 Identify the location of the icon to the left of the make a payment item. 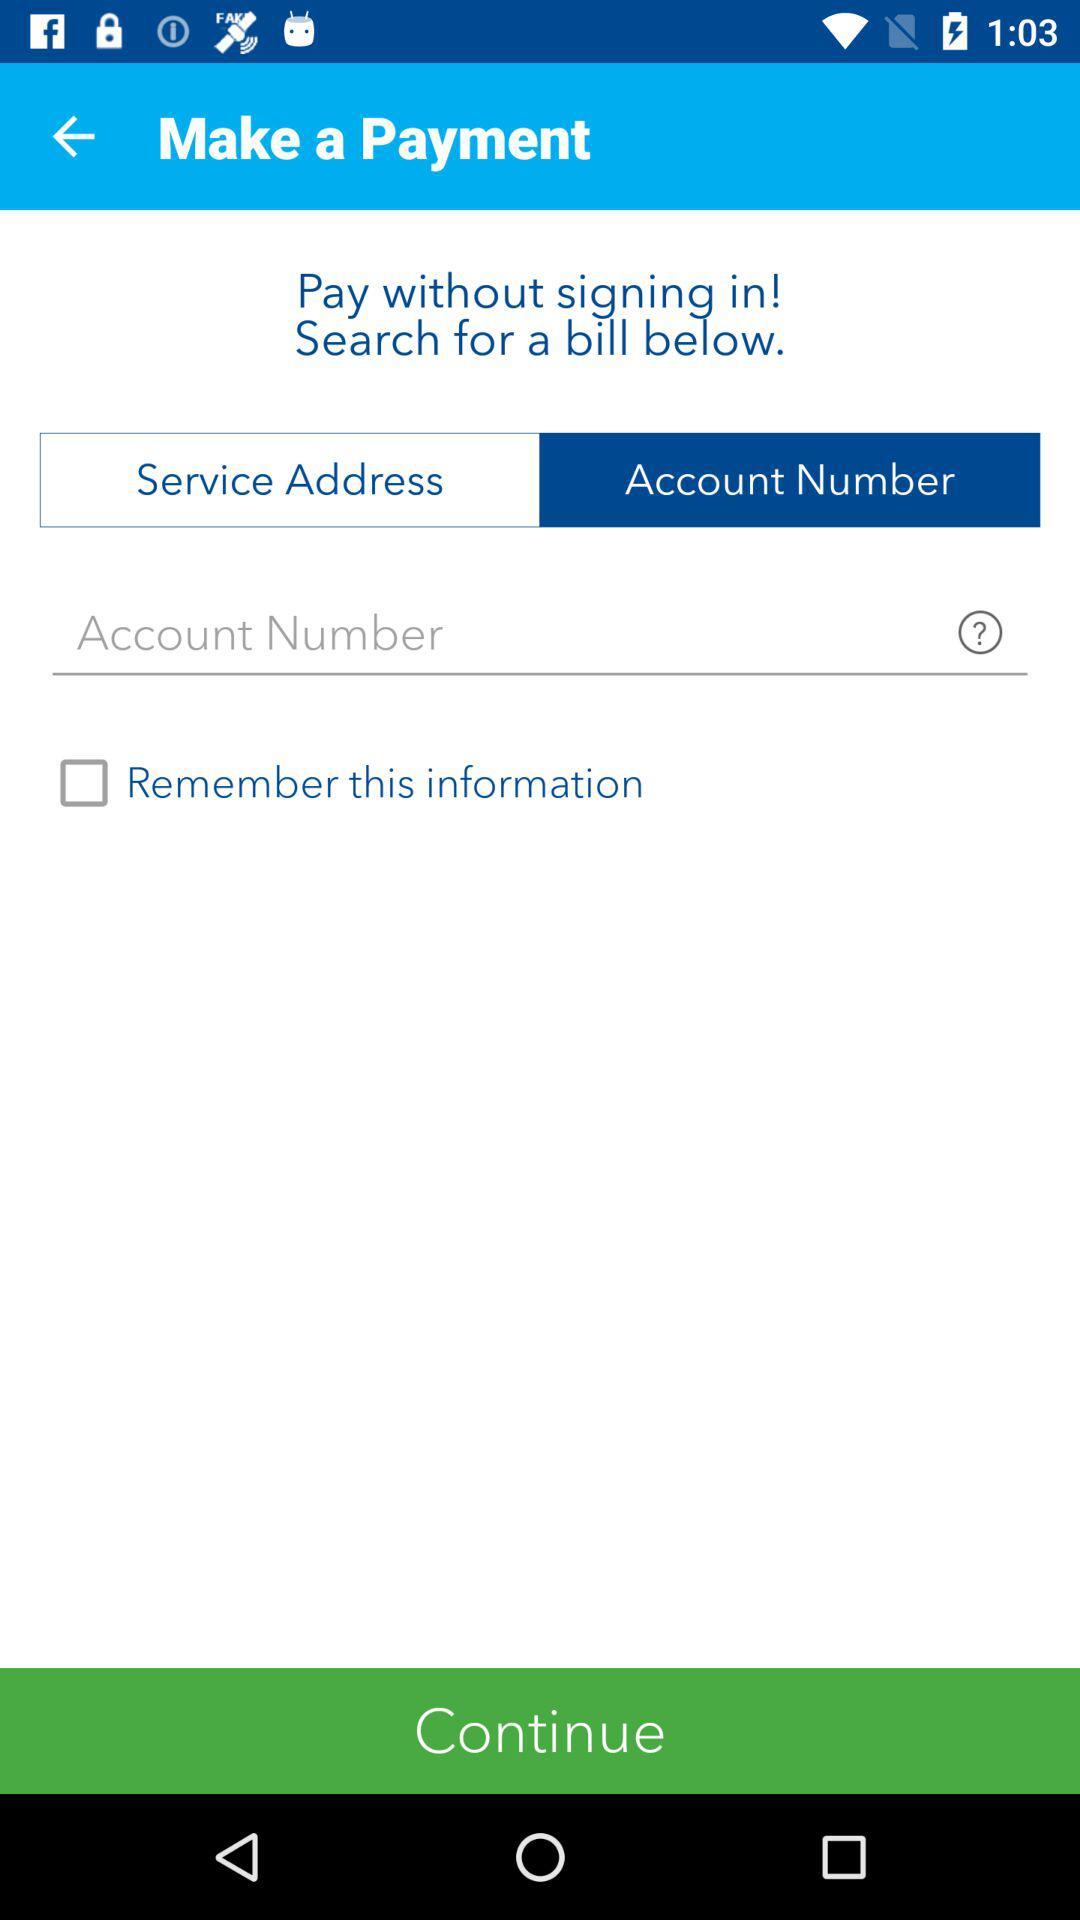
(72, 135).